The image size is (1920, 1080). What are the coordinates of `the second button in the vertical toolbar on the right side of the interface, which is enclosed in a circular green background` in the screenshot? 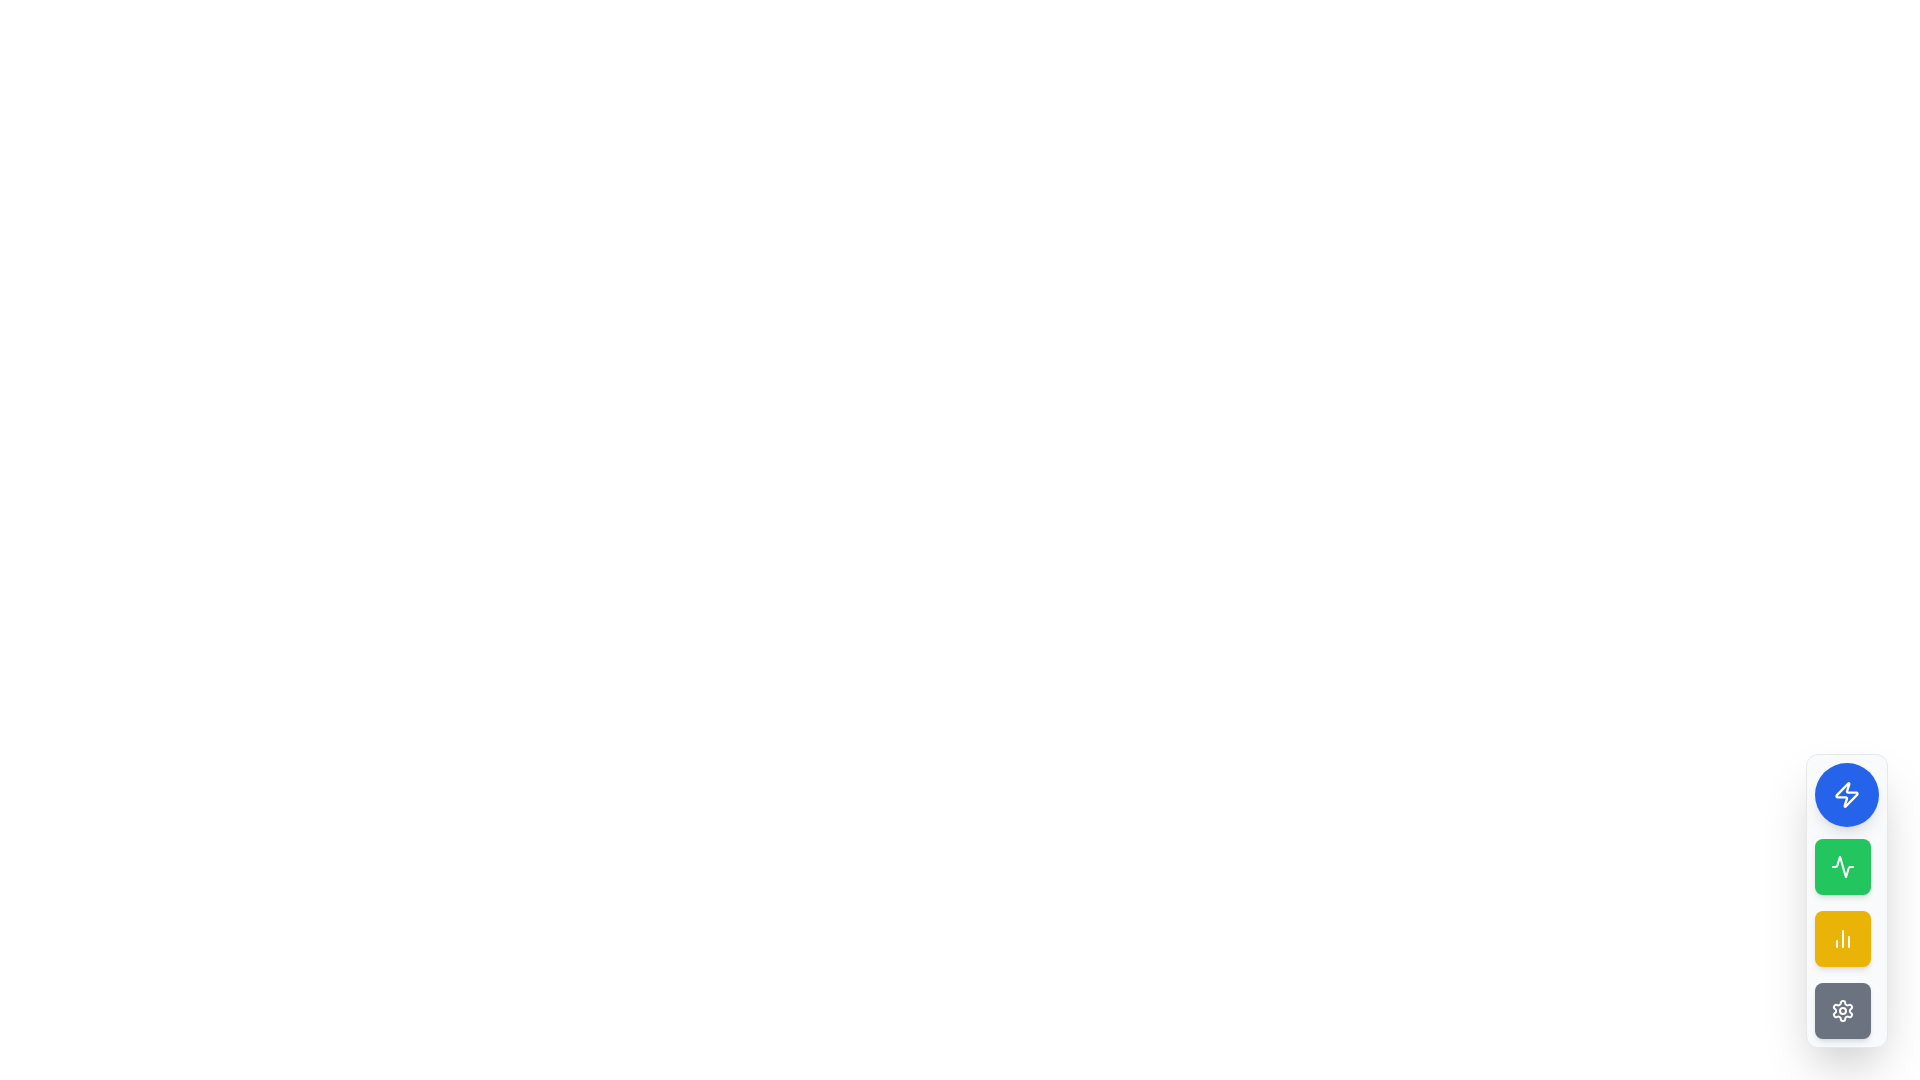 It's located at (1842, 866).